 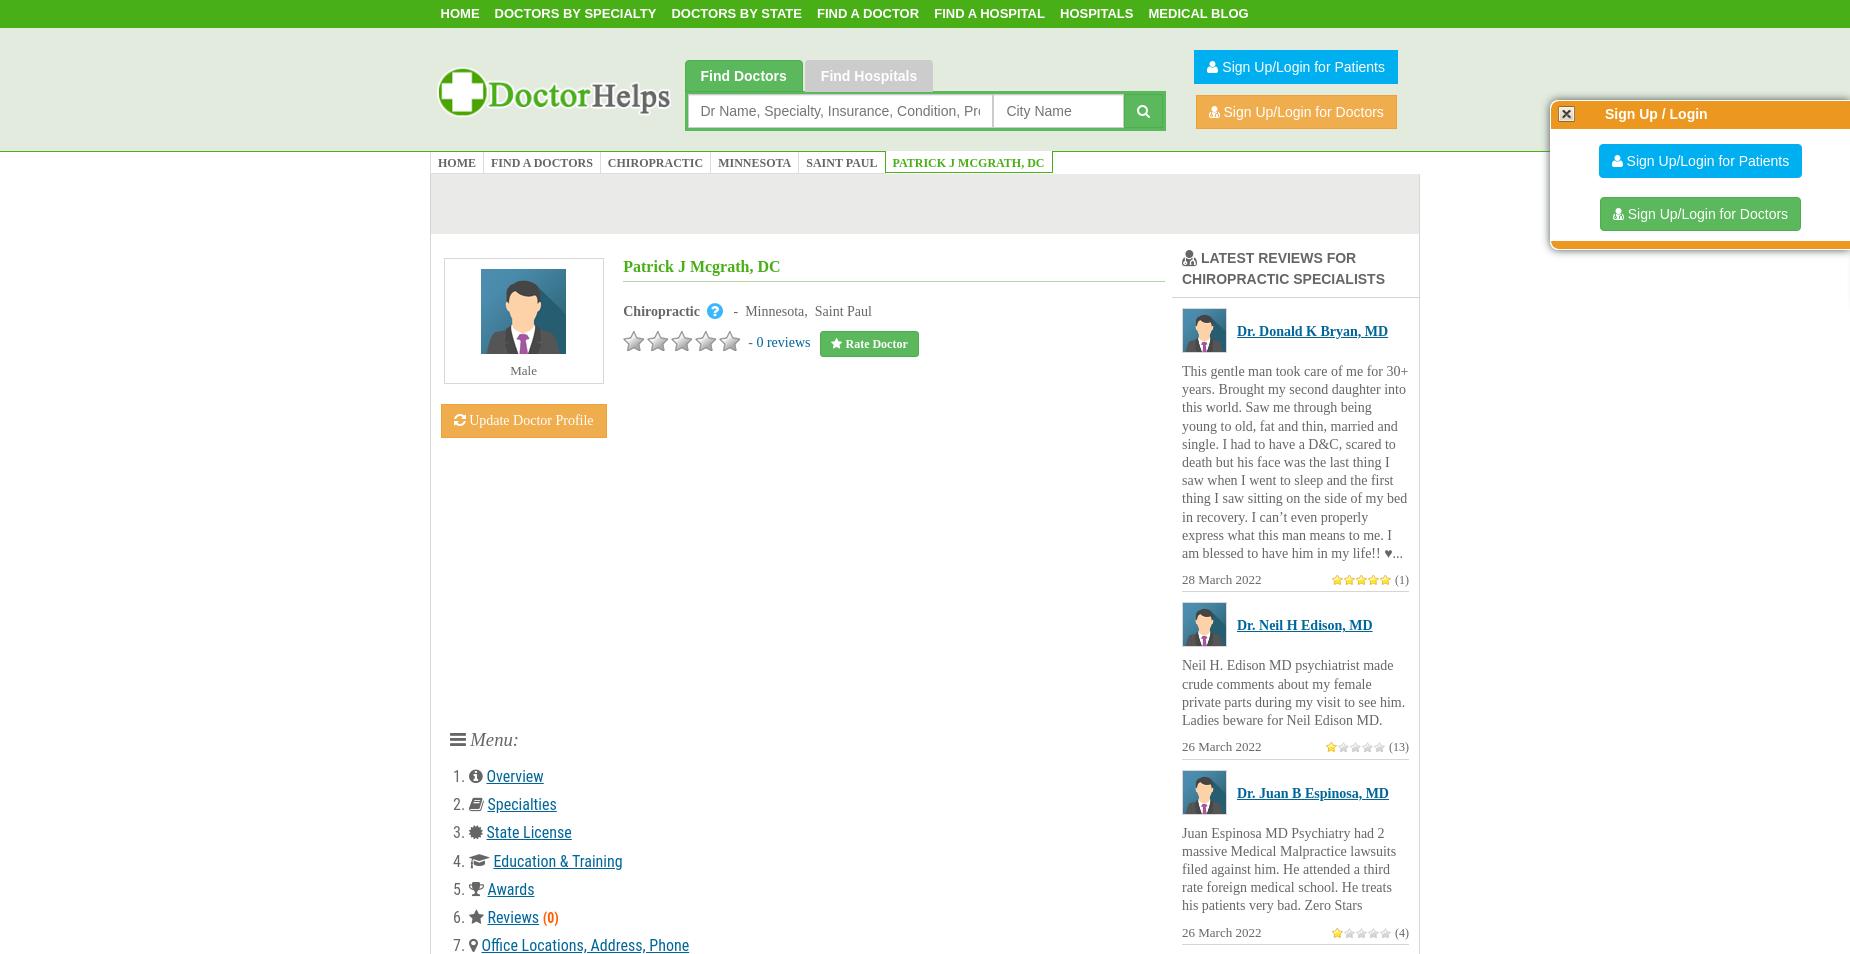 What do you see at coordinates (809, 311) in the screenshot?
I see `','` at bounding box center [809, 311].